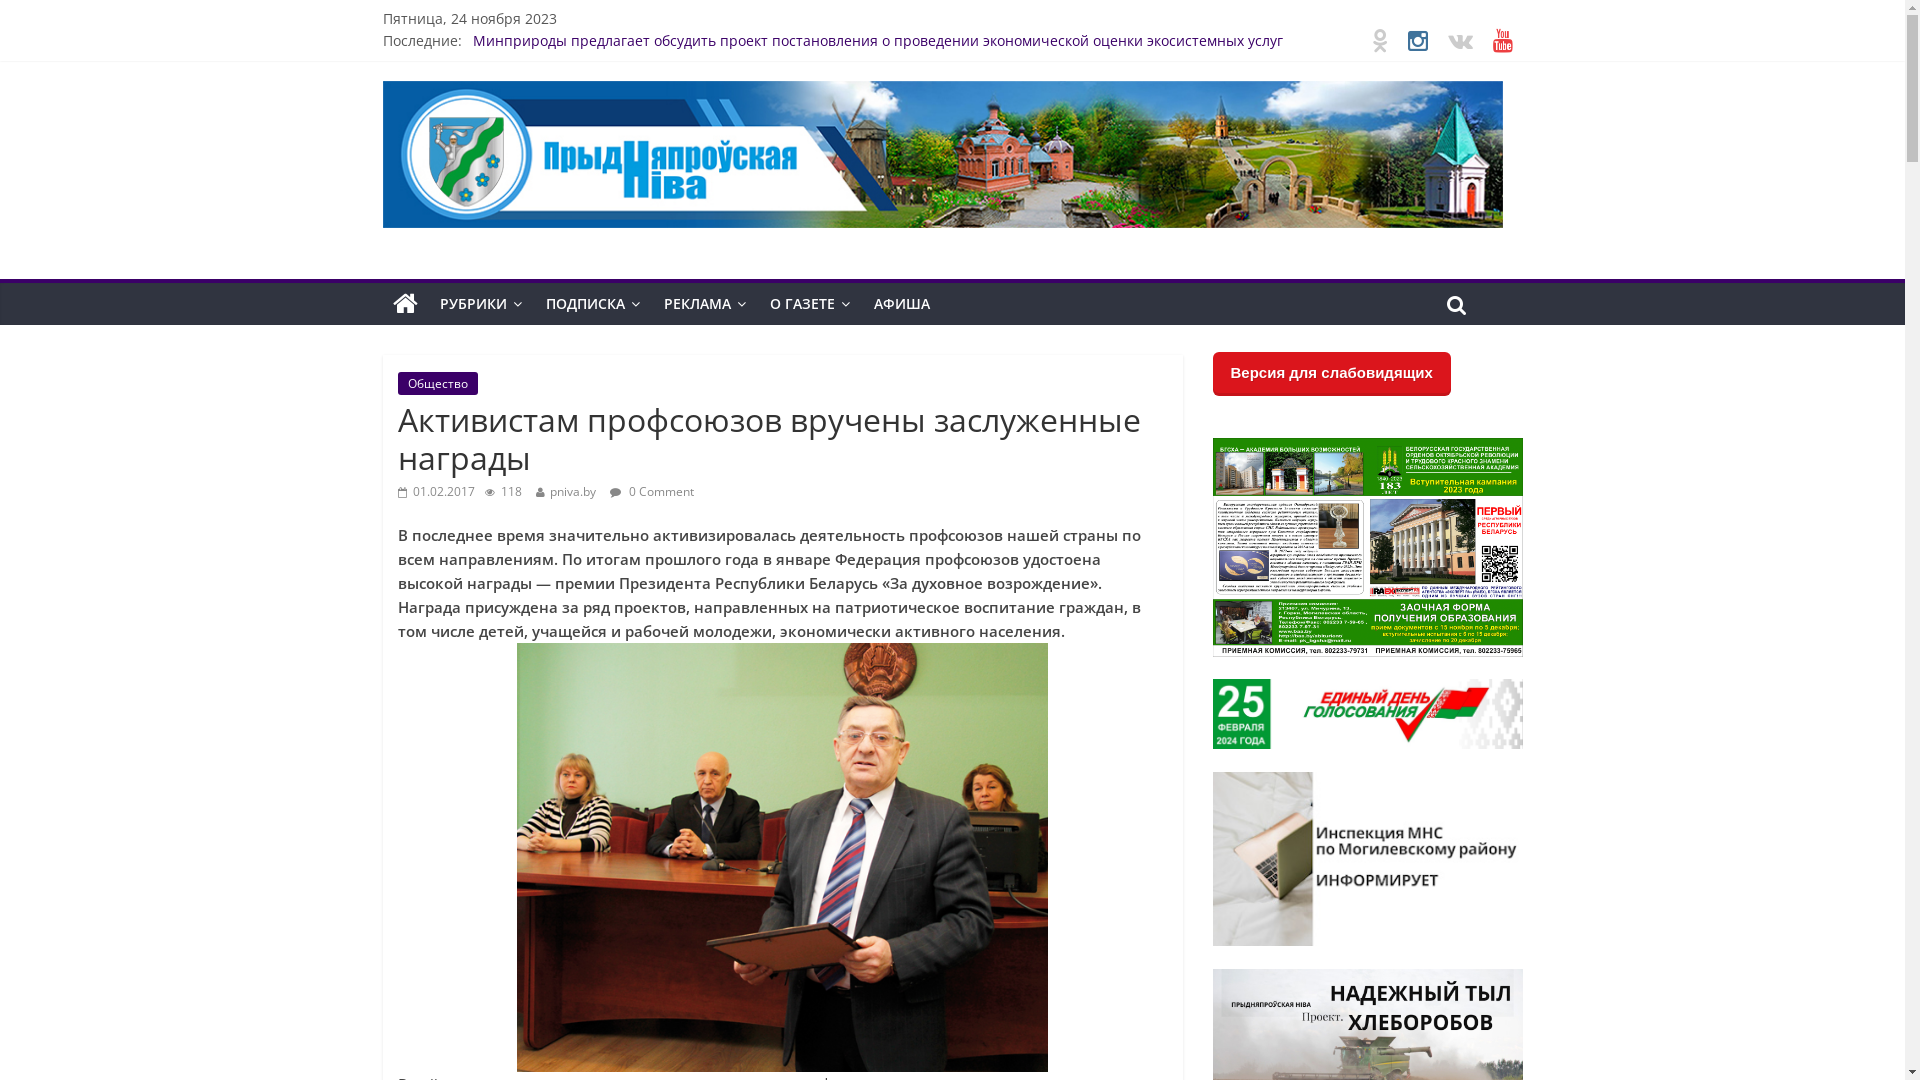 Image resolution: width=1920 pixels, height=1080 pixels. Describe the element at coordinates (550, 490) in the screenshot. I see `'pniva.by'` at that location.